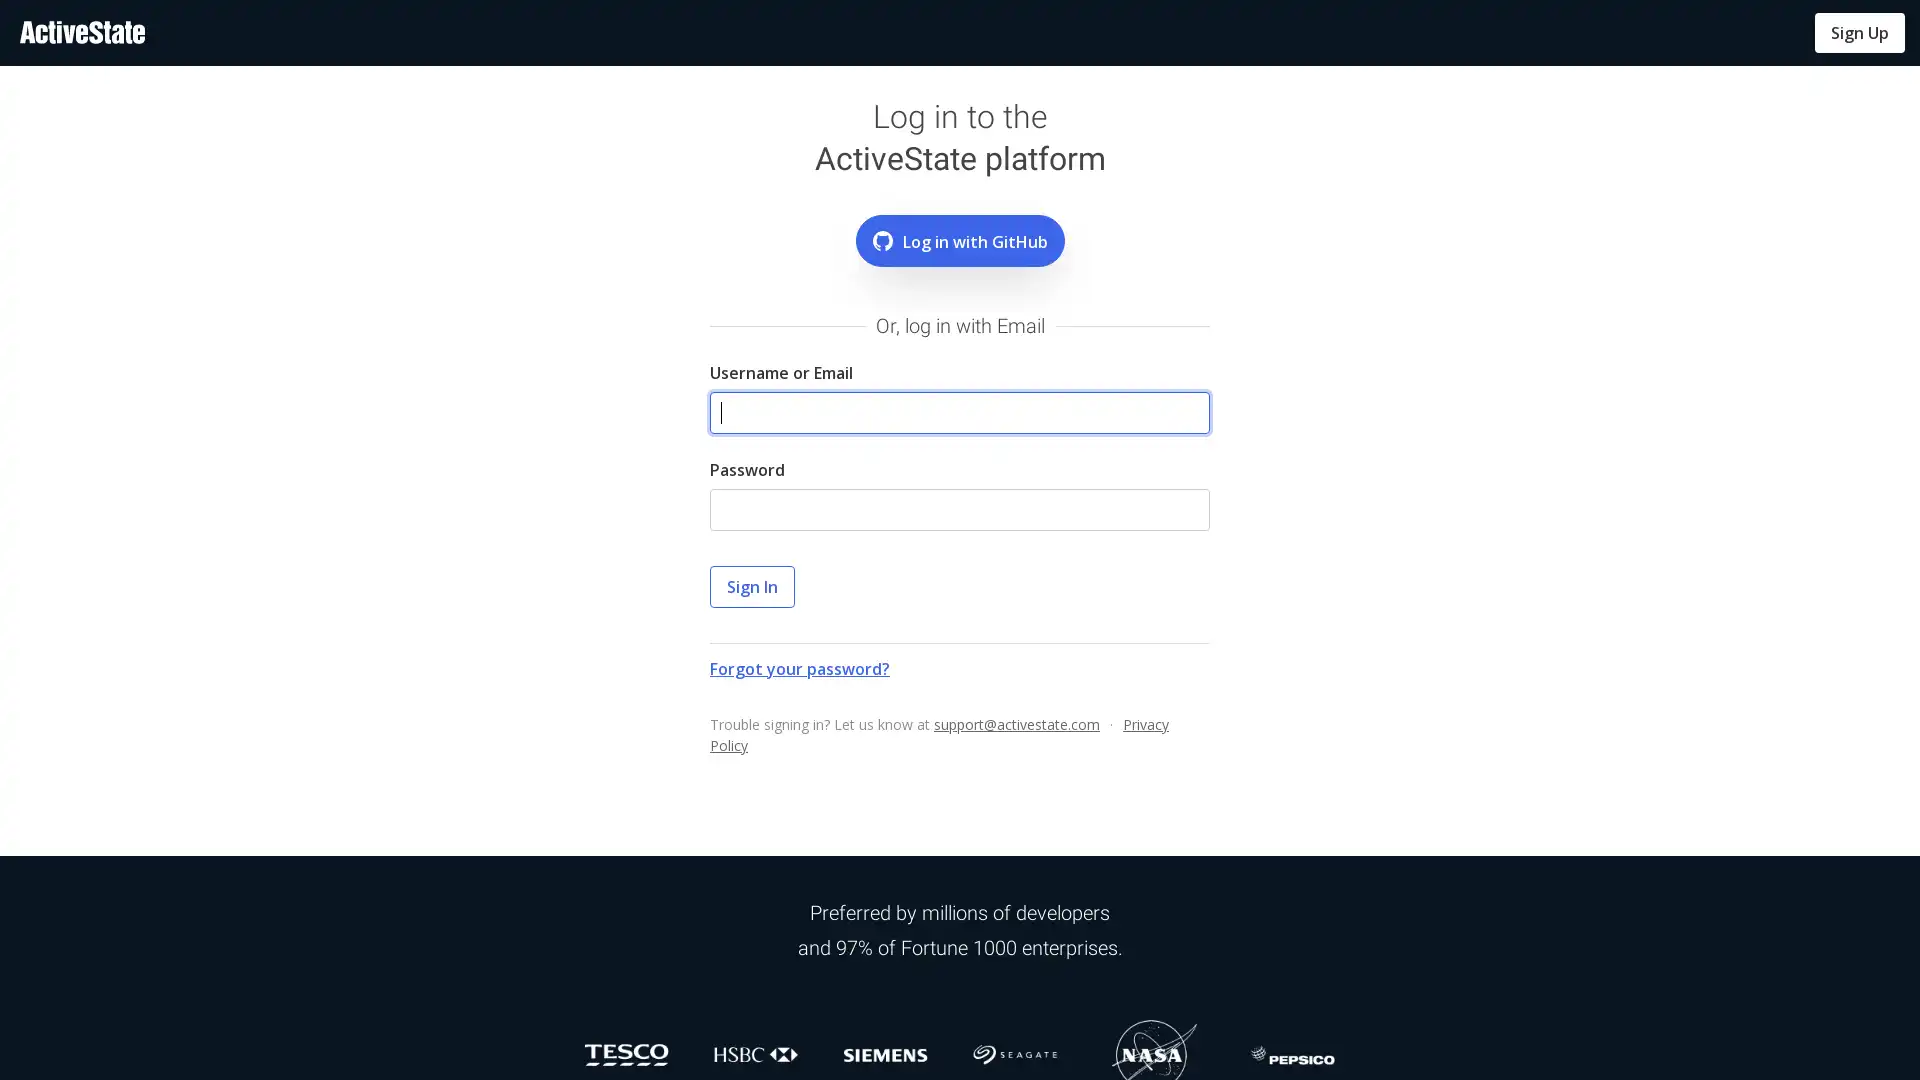 Image resolution: width=1920 pixels, height=1080 pixels. Describe the element at coordinates (751, 585) in the screenshot. I see `Sign In` at that location.